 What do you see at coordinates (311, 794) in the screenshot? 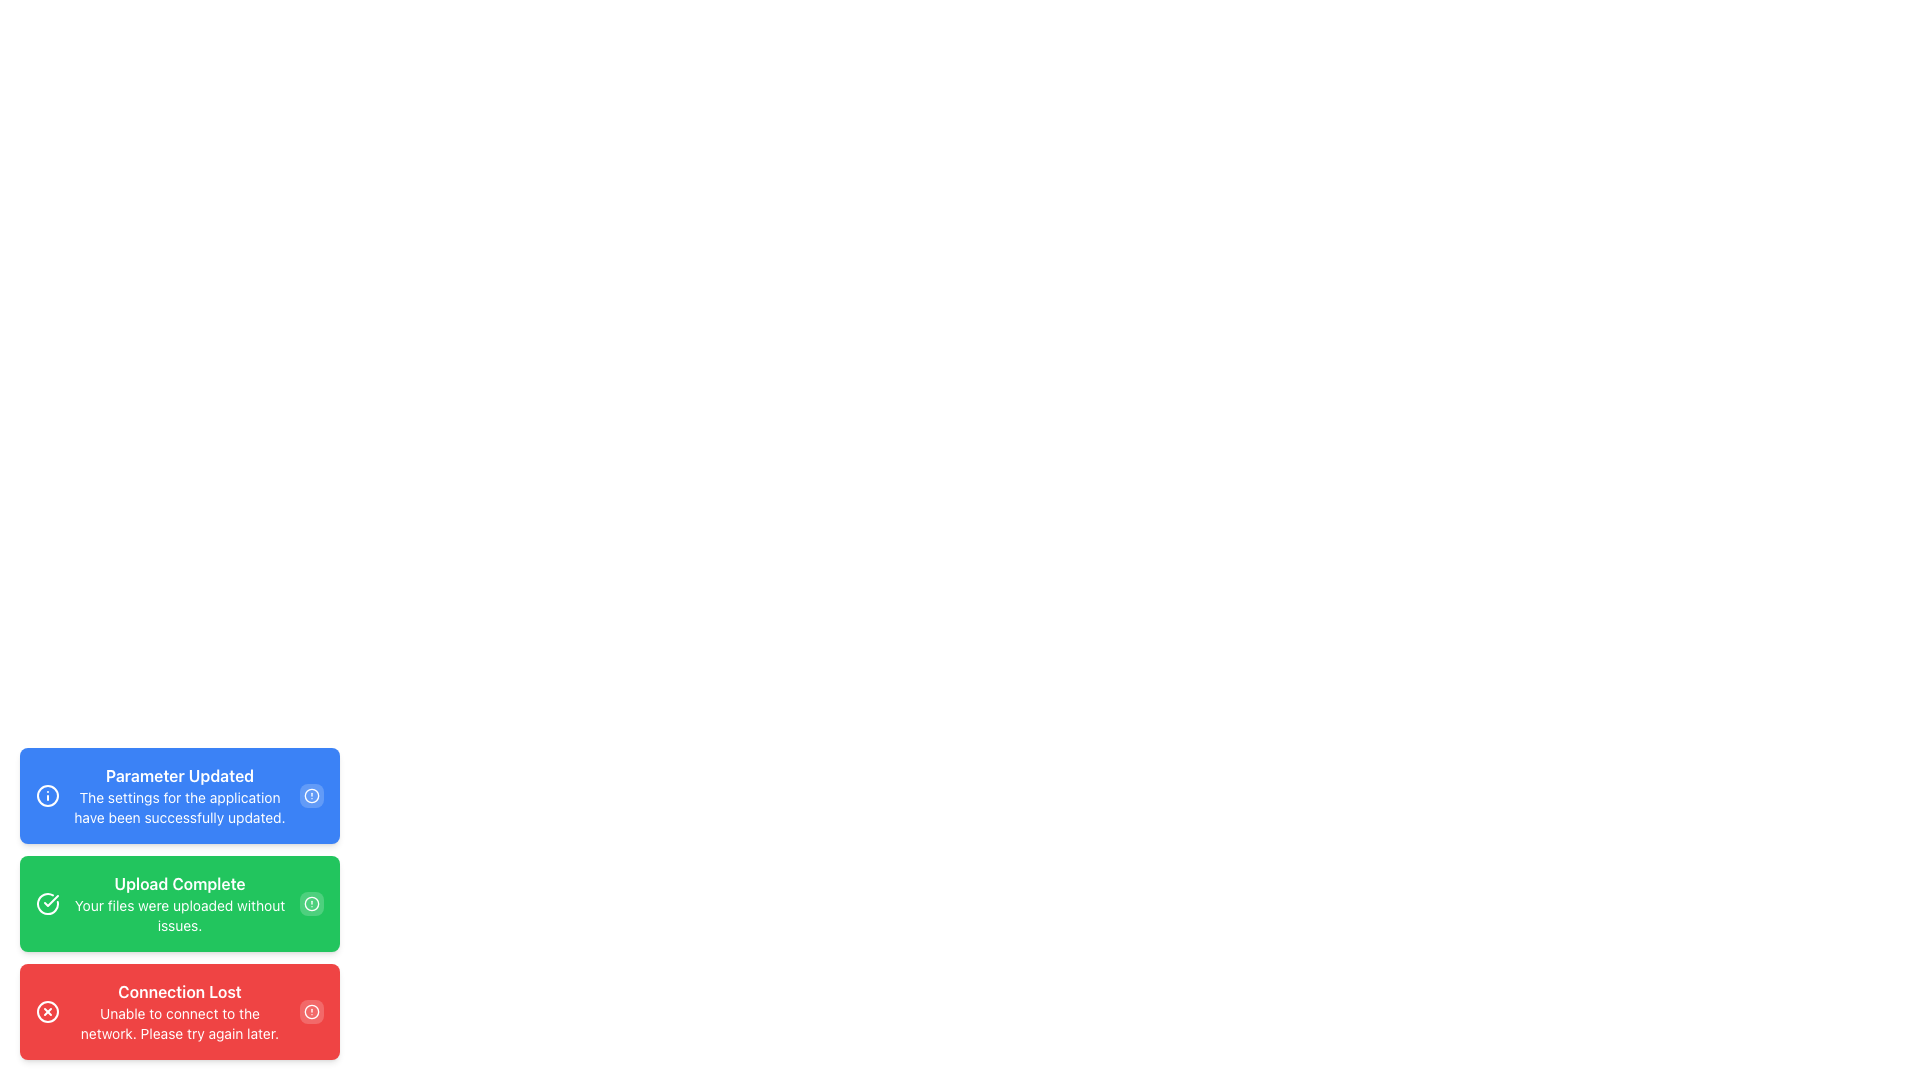
I see `the button located at the top-right corner of the 'Parameter Updated' notification card` at bounding box center [311, 794].